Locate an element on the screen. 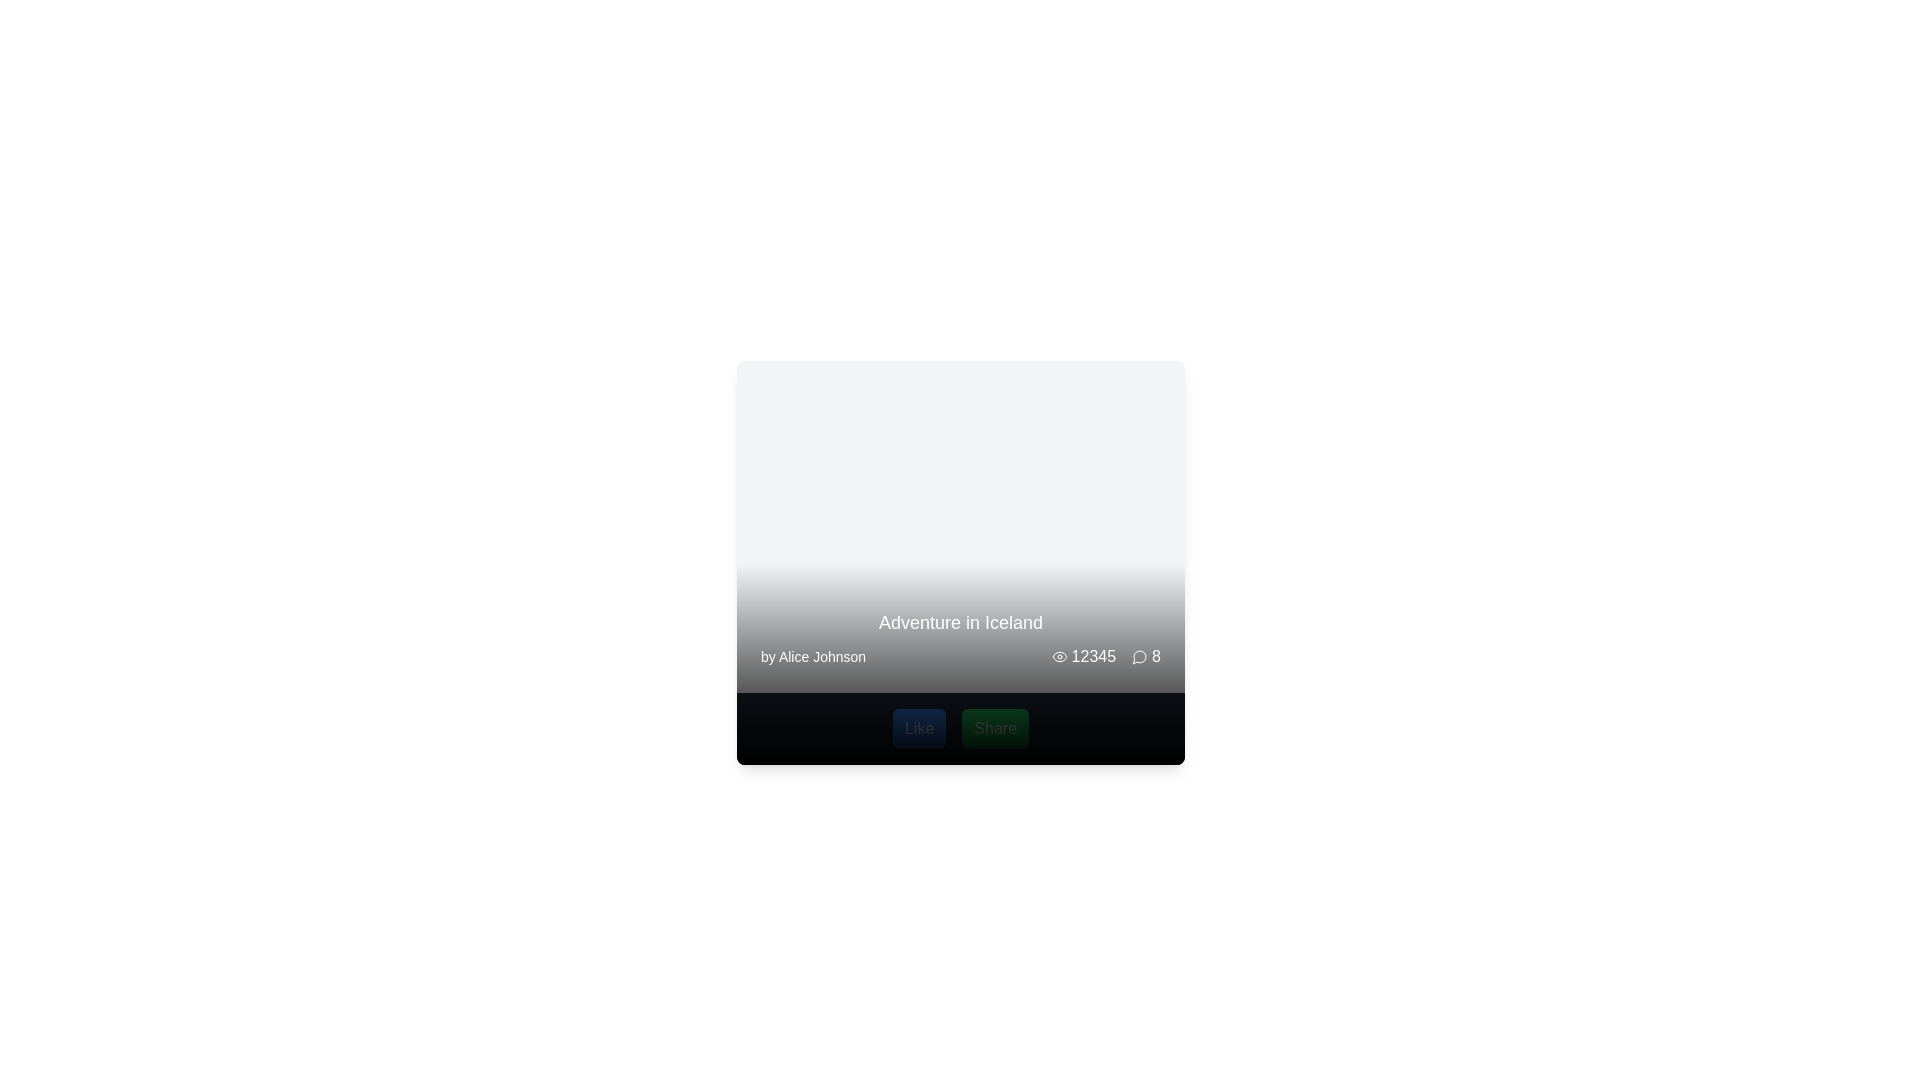 The width and height of the screenshot is (1920, 1080). displayed number '12345' located in the bottom-right section of the card component, next to the eye and speech bubble icons is located at coordinates (1092, 656).